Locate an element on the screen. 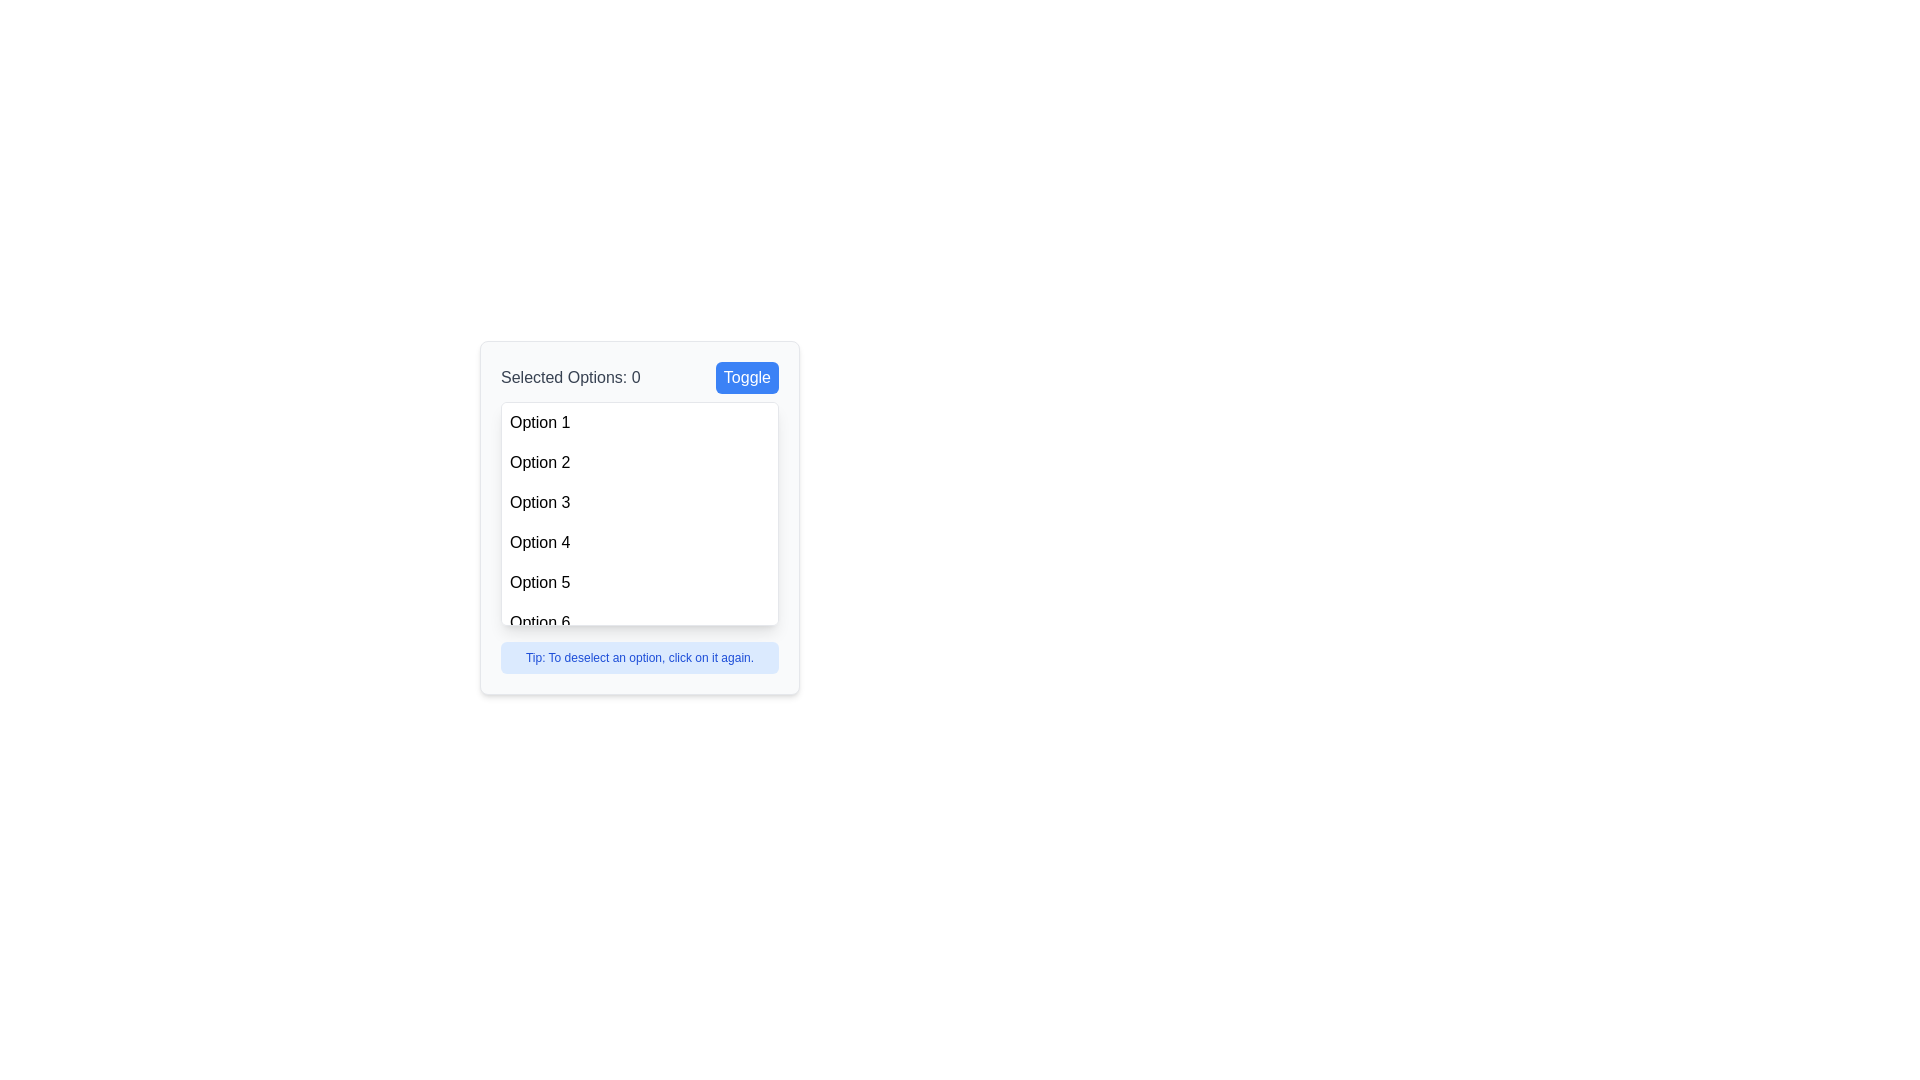 This screenshot has height=1080, width=1920. the label displaying 'Option 3', which is the third item in a vertical list of options in a drop-down menu is located at coordinates (540, 501).